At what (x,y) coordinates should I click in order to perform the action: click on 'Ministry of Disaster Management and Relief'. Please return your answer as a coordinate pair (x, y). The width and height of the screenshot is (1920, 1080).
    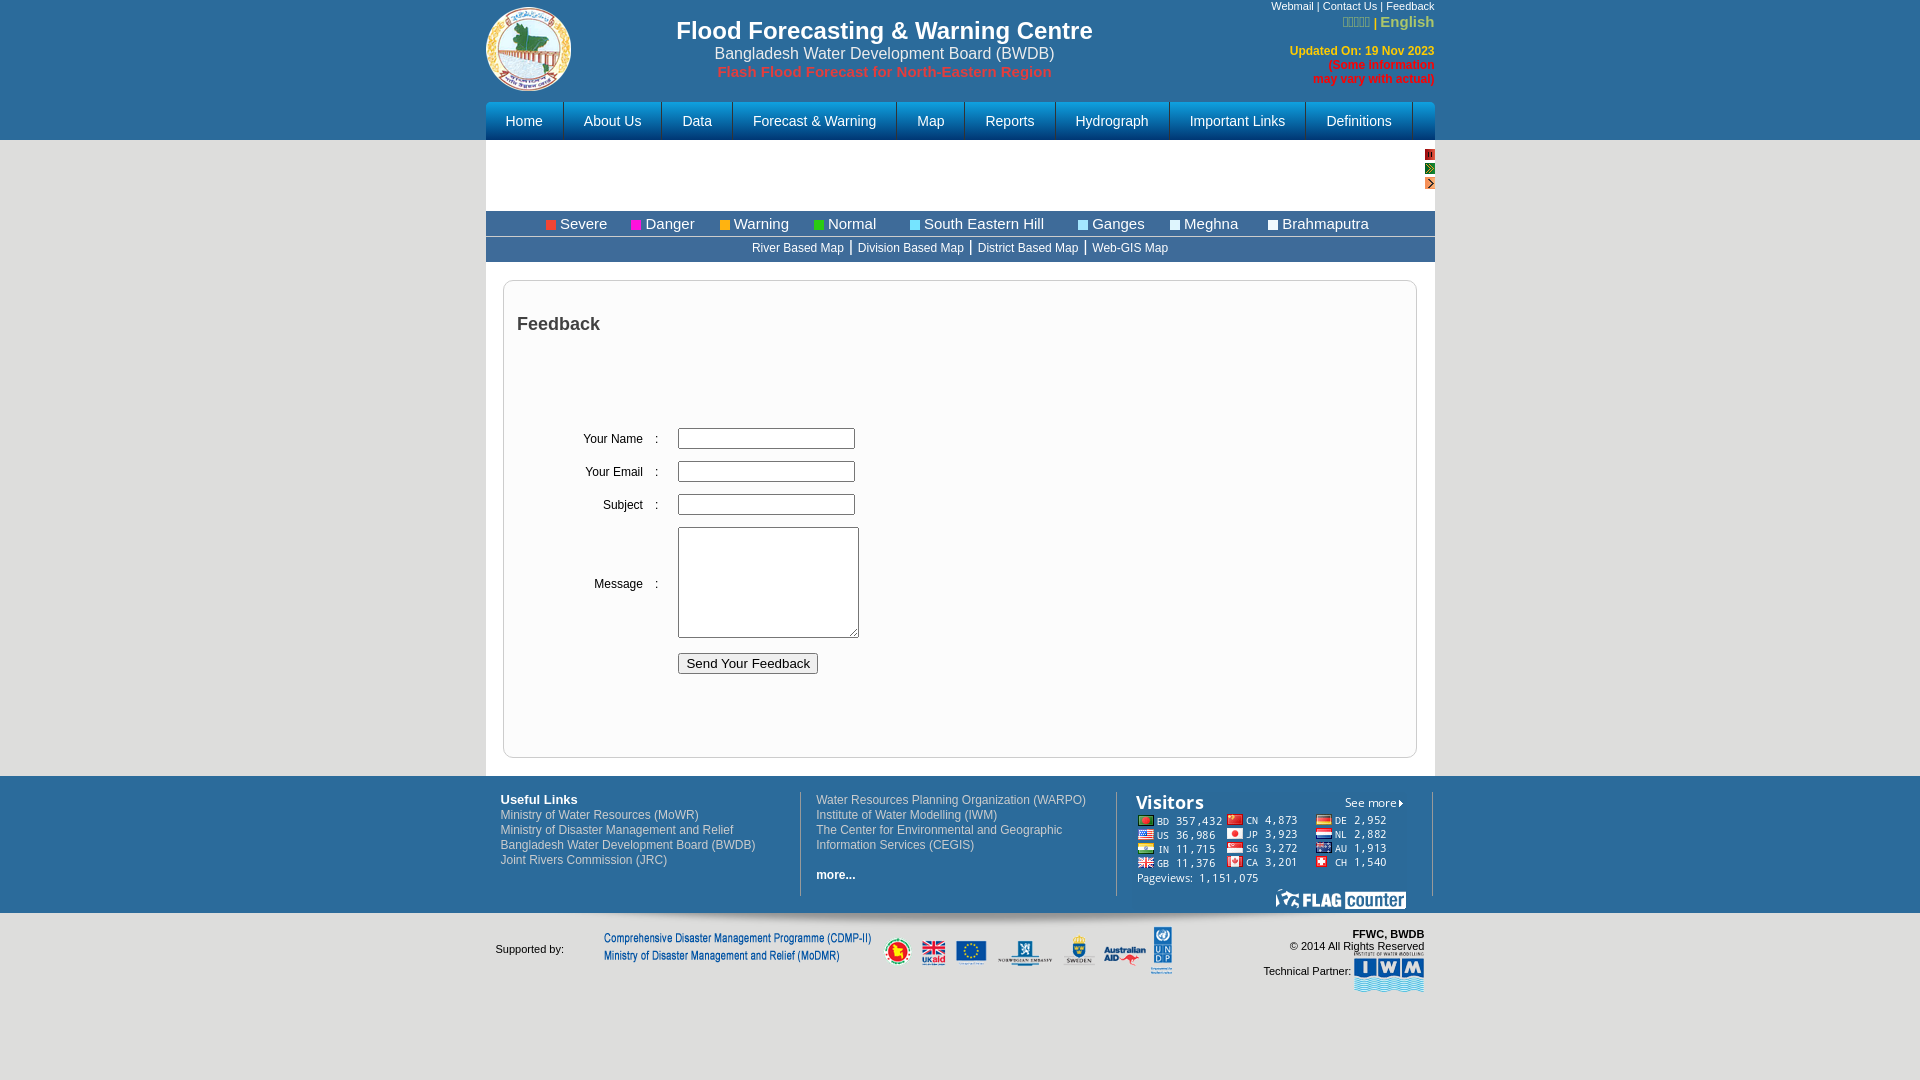
    Looking at the image, I should click on (615, 829).